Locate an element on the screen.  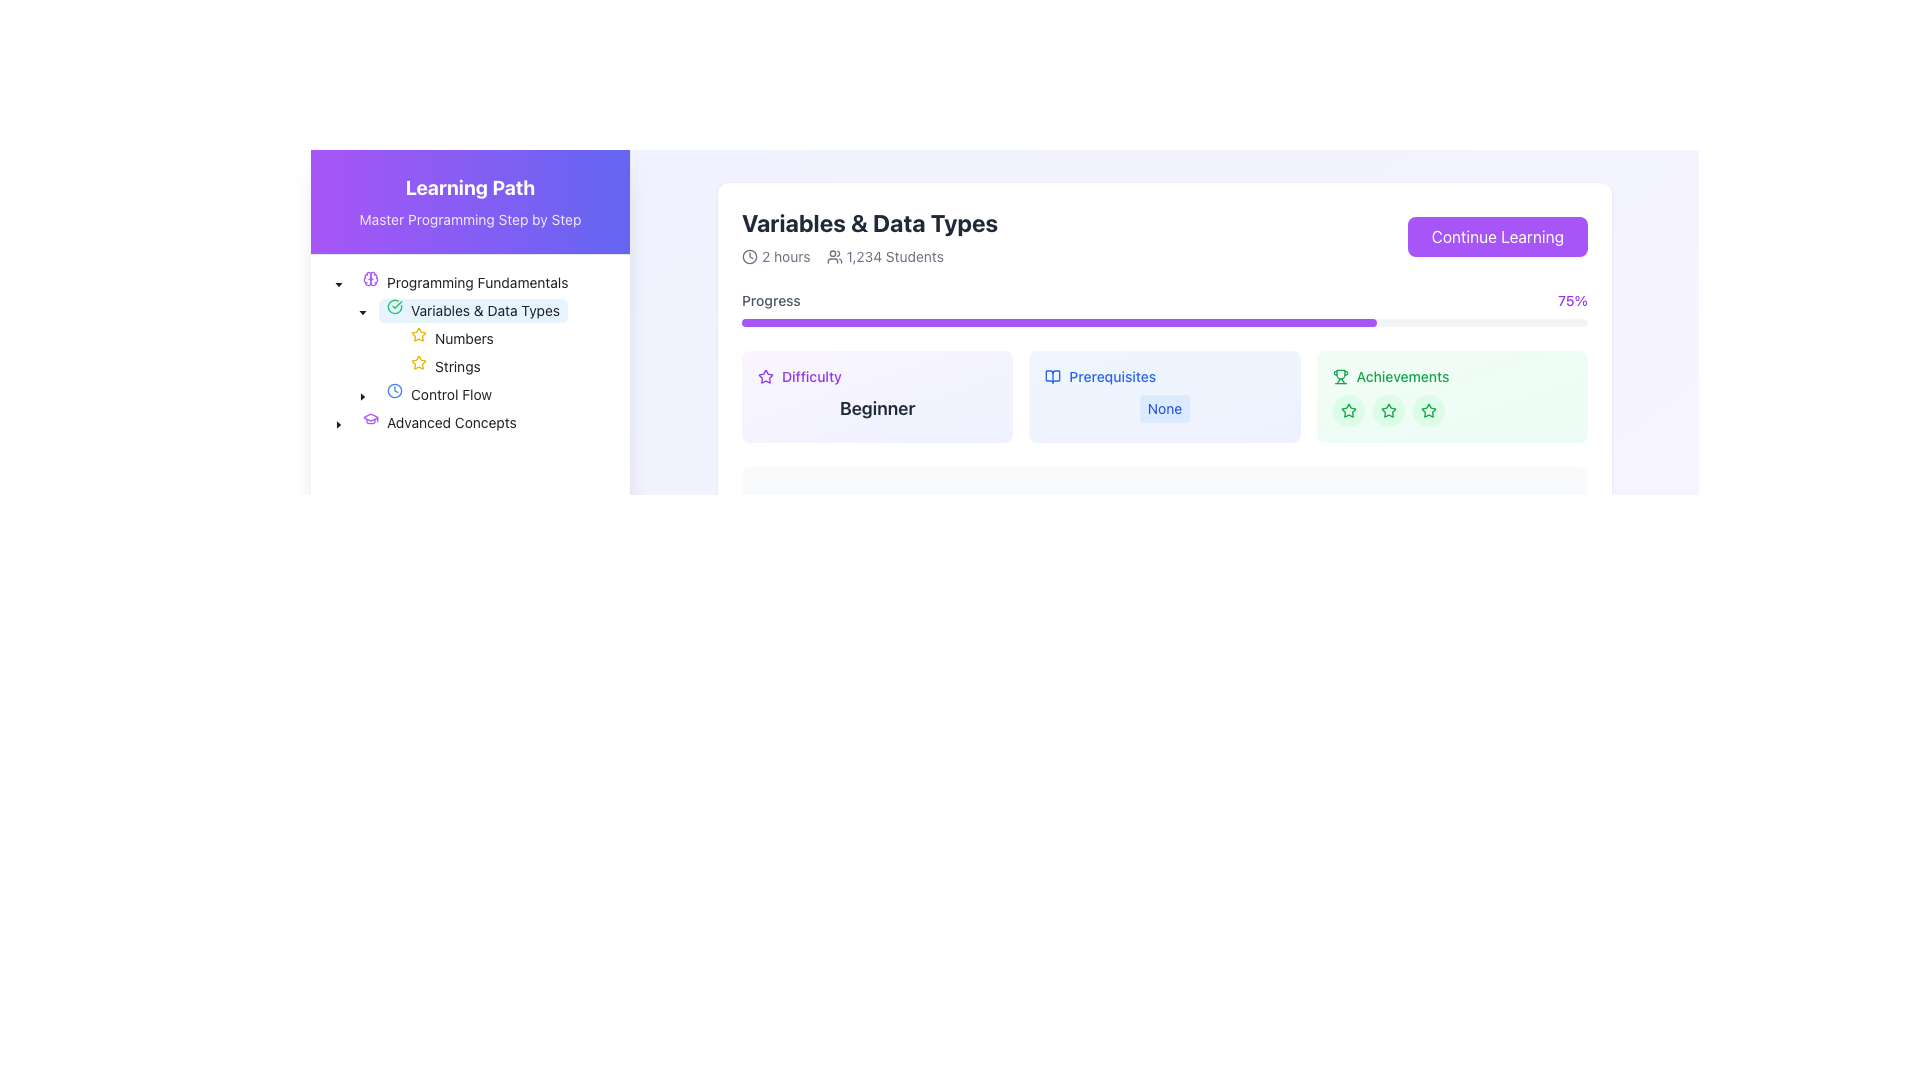
the small icon representing a group of users, which is located to the left of the text '1,234 Students' and right of '2 hours' is located at coordinates (834, 256).